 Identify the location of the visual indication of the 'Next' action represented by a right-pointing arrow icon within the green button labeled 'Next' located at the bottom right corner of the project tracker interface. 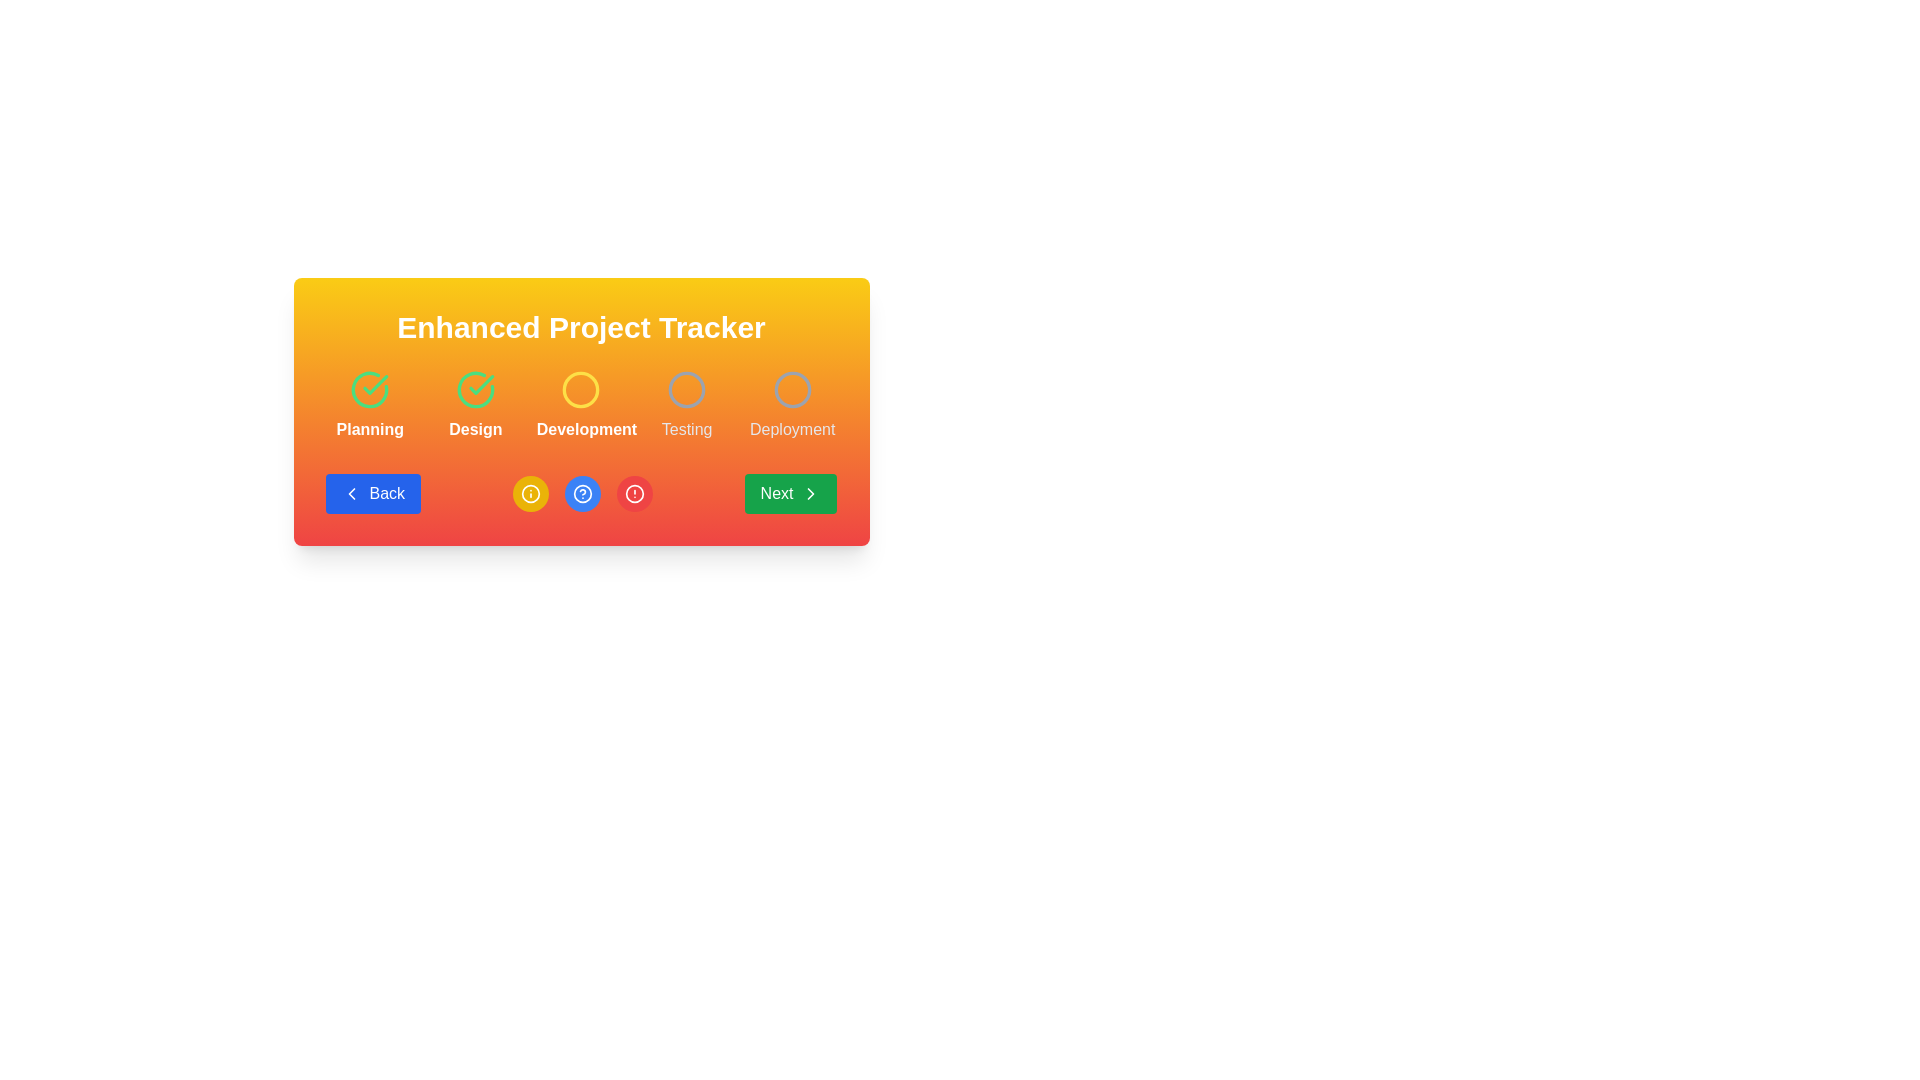
(811, 493).